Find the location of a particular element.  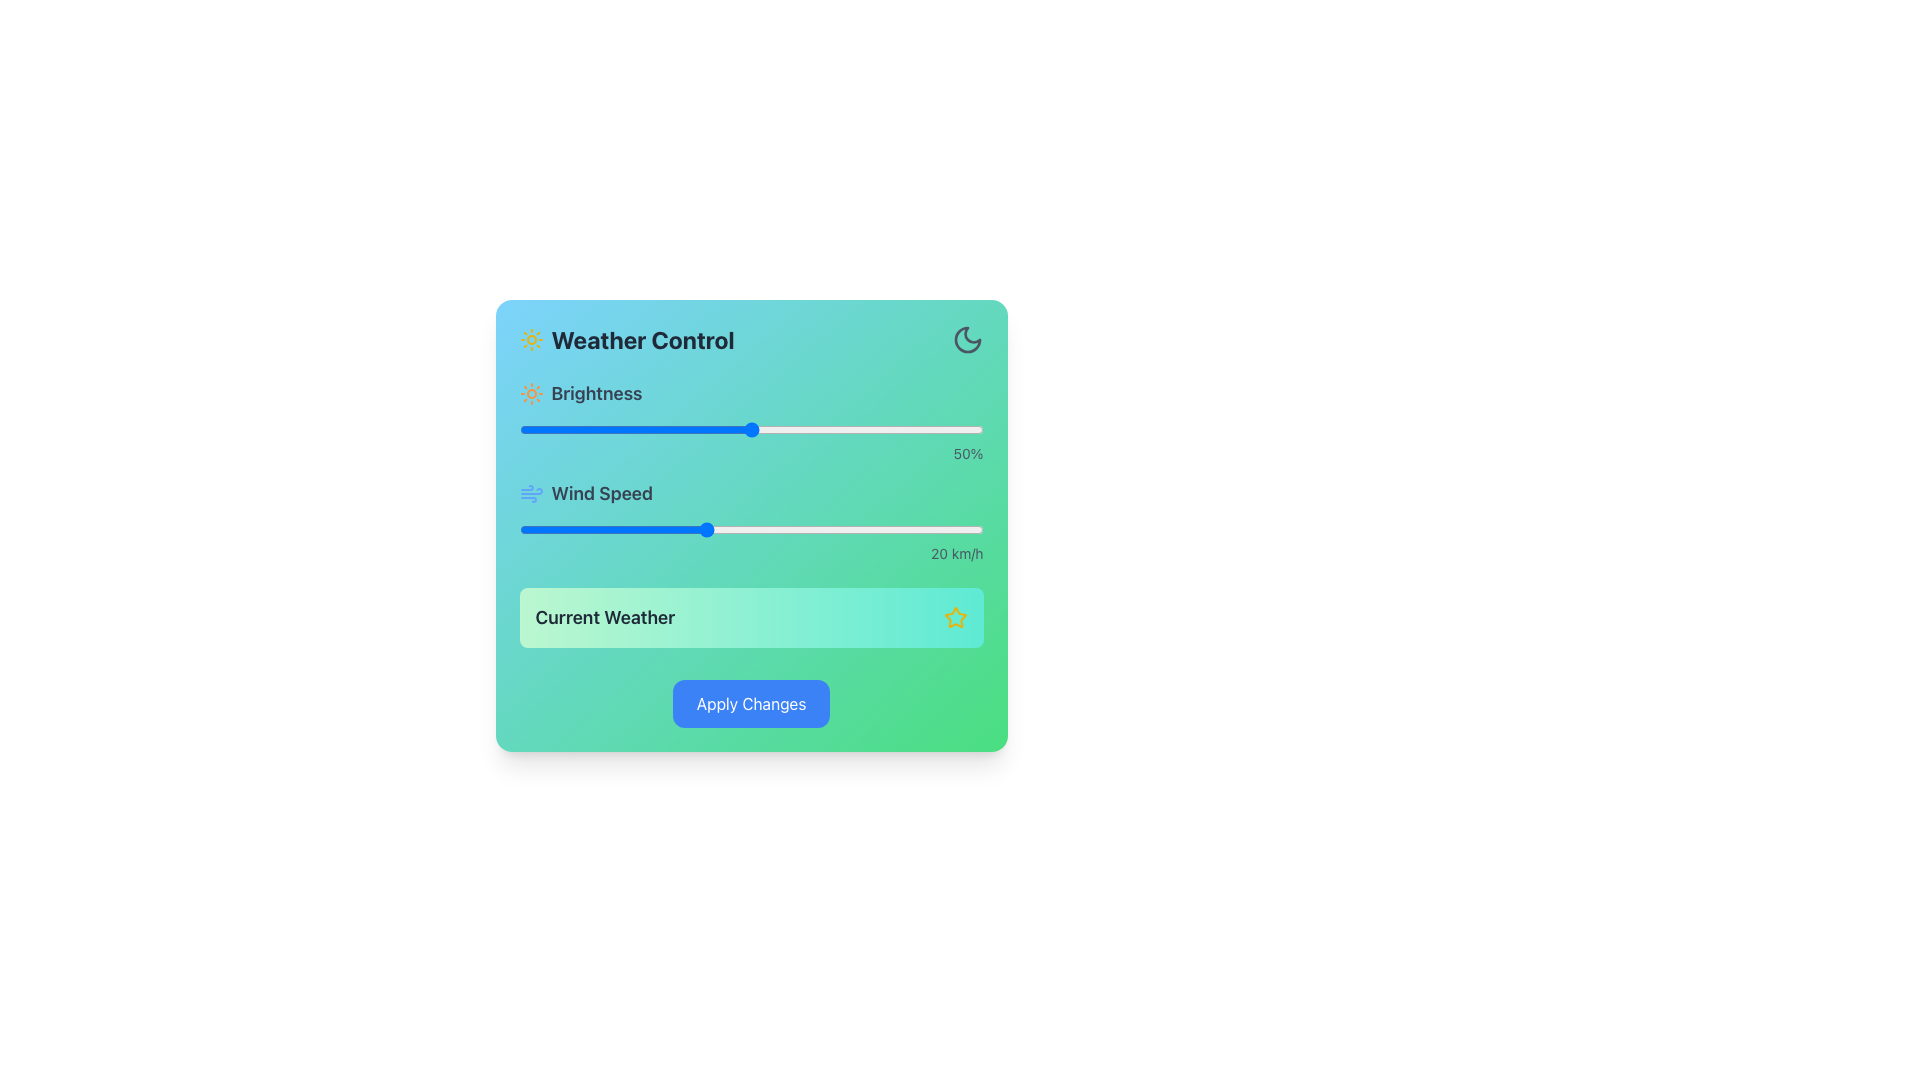

the brightness level is located at coordinates (731, 428).